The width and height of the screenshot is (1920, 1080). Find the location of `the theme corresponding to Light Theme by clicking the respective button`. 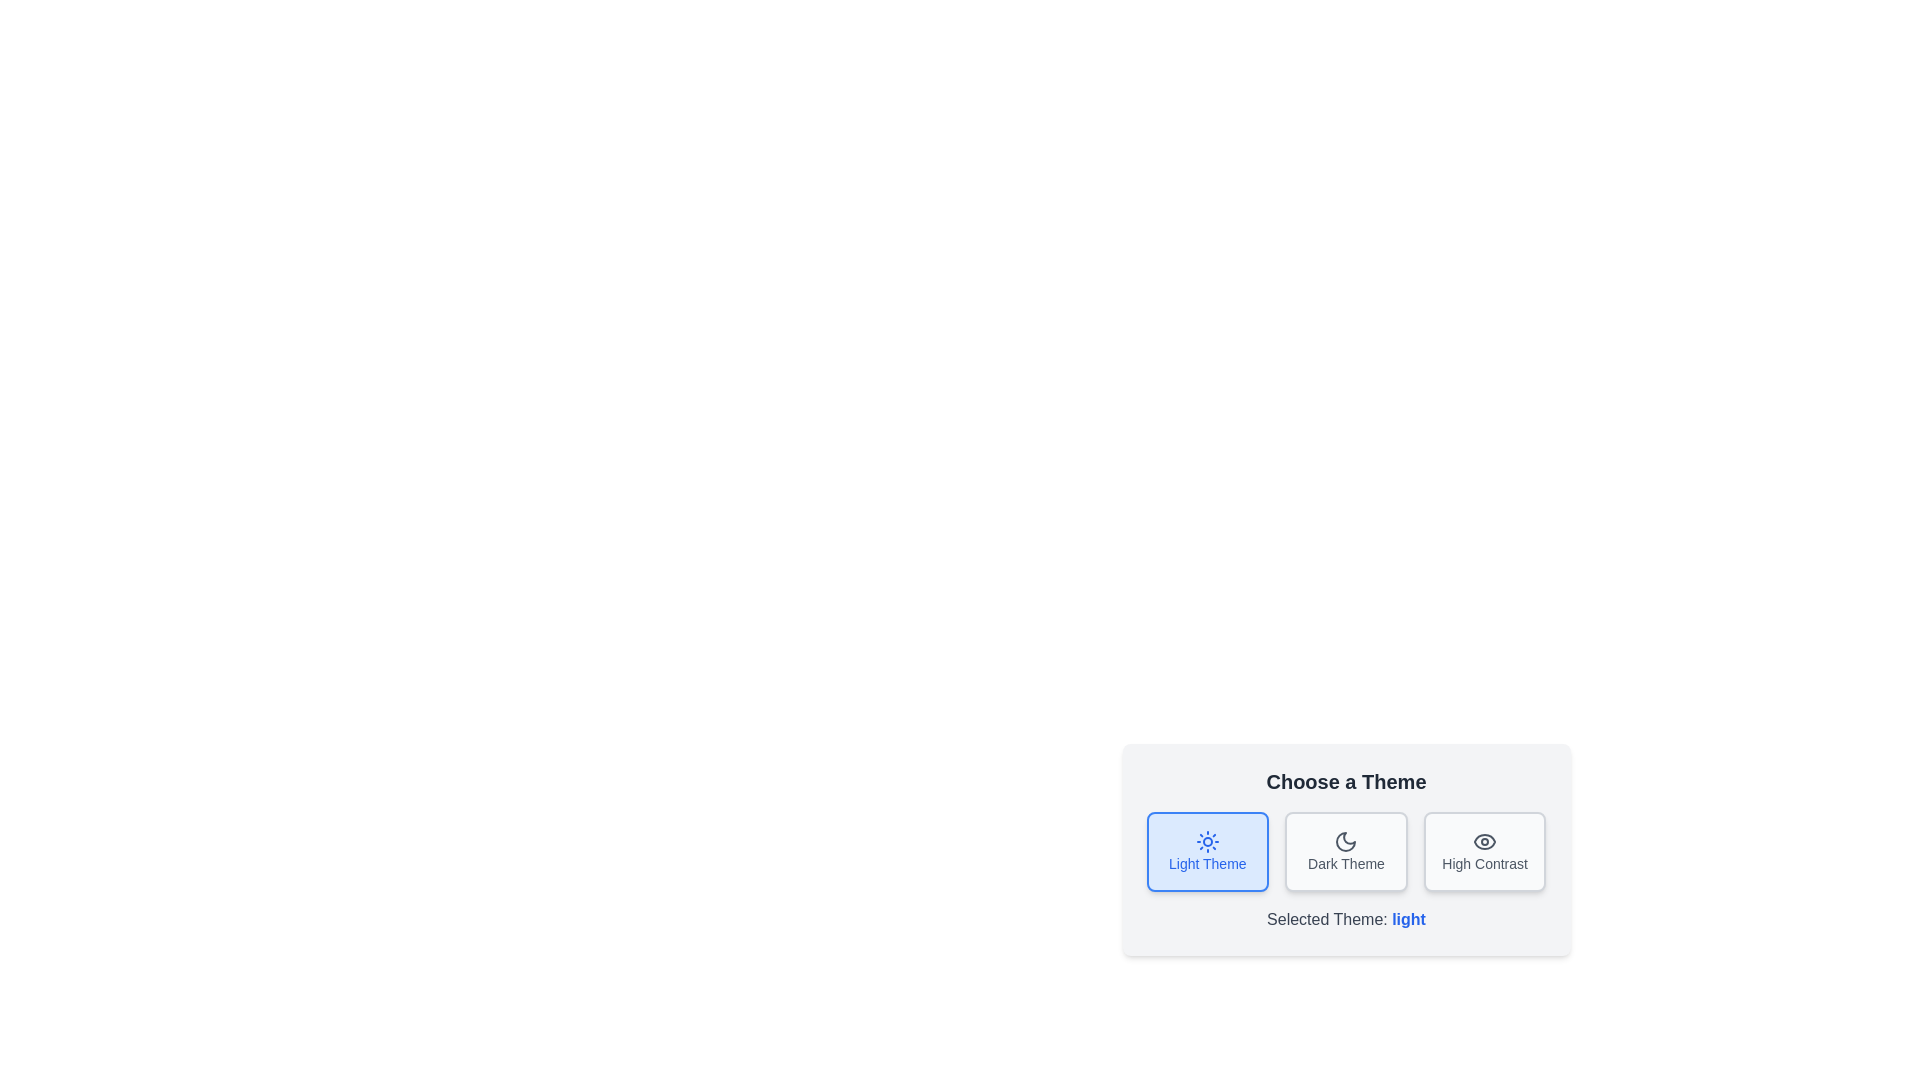

the theme corresponding to Light Theme by clicking the respective button is located at coordinates (1206, 852).